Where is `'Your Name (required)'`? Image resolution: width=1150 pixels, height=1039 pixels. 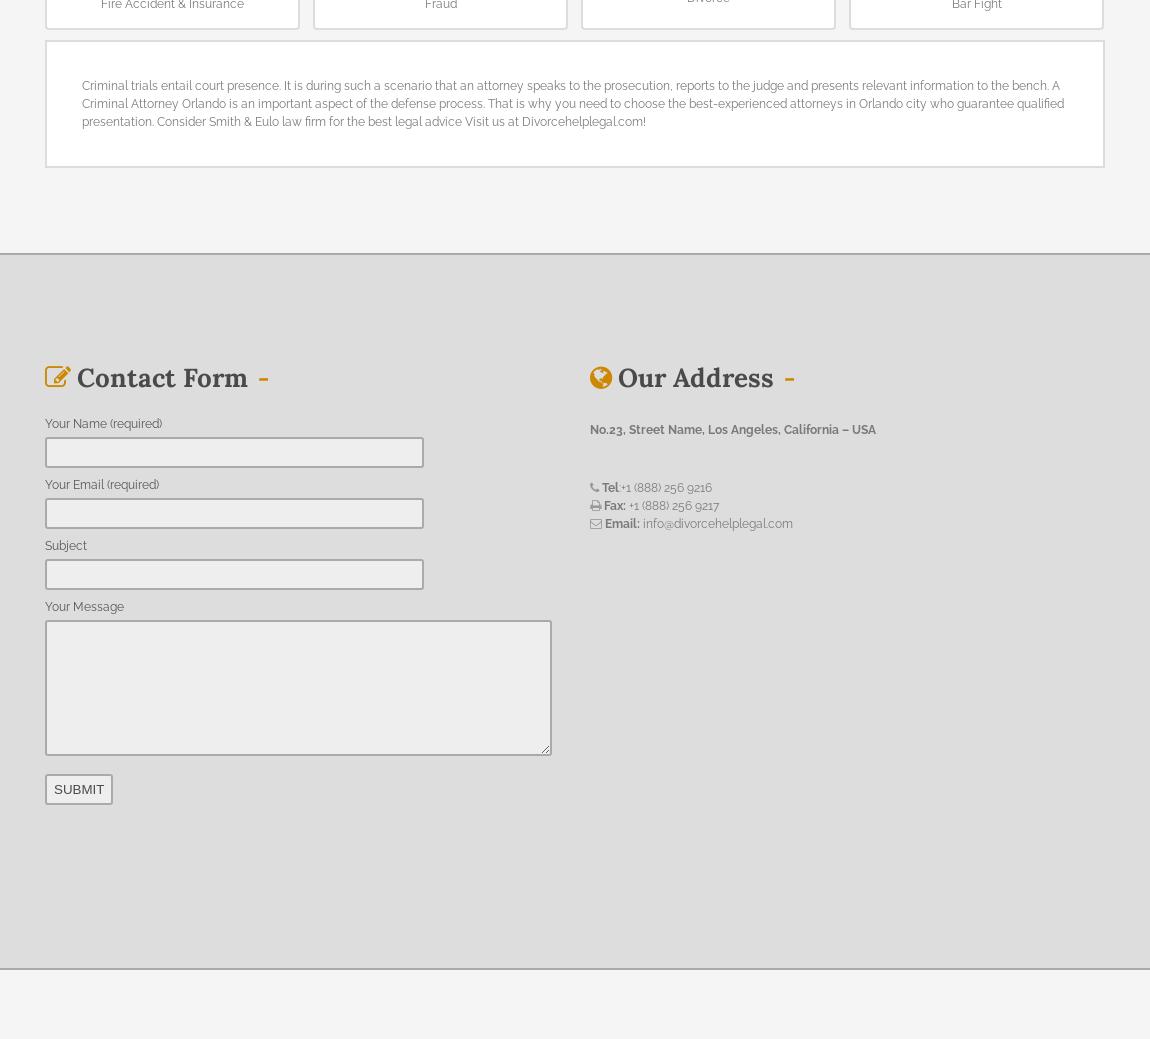 'Your Name (required)' is located at coordinates (102, 421).